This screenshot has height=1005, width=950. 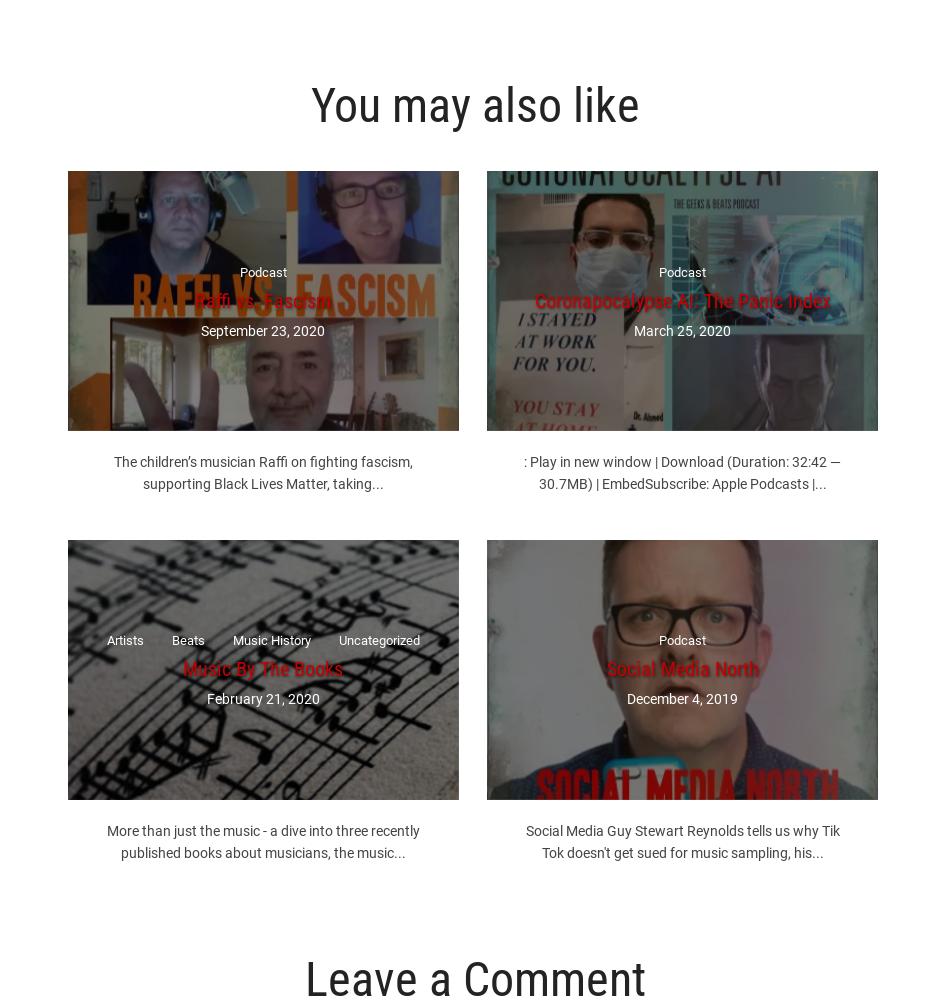 What do you see at coordinates (270, 639) in the screenshot?
I see `'Music History'` at bounding box center [270, 639].